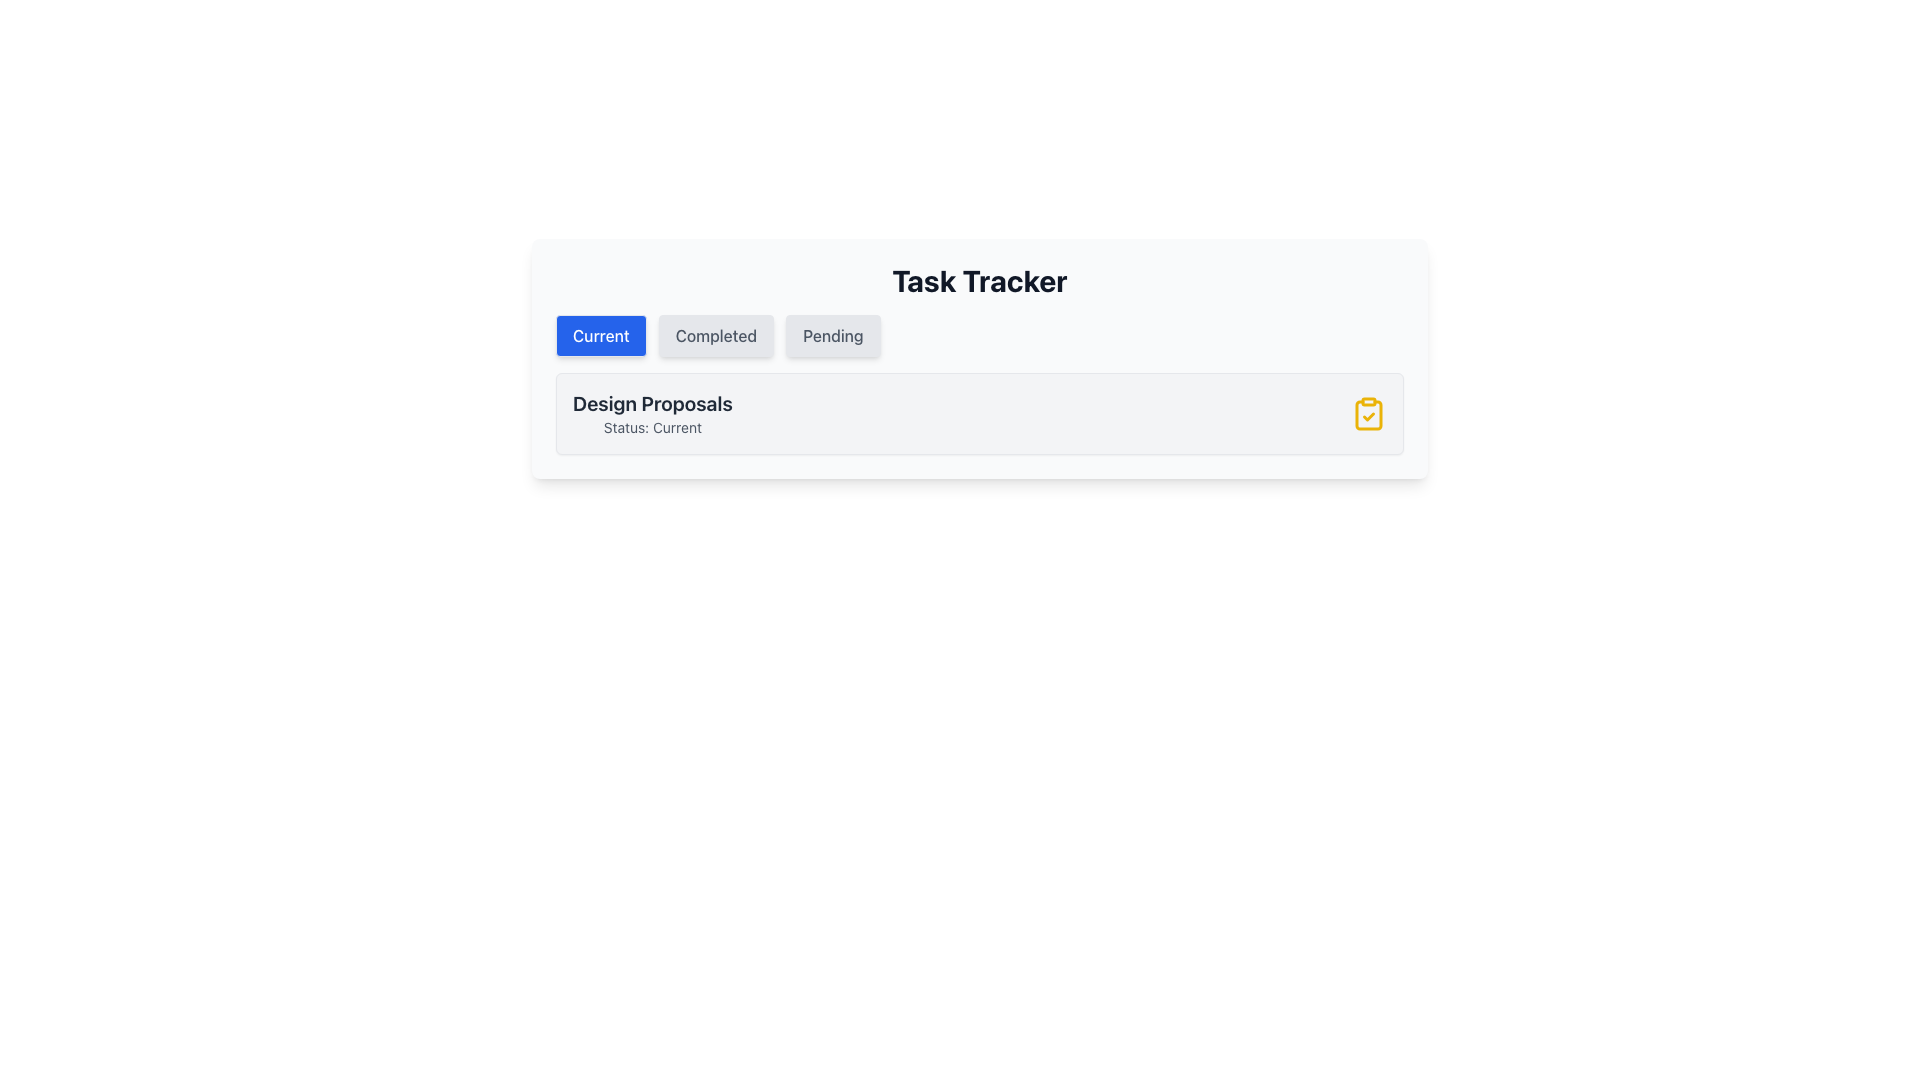 The height and width of the screenshot is (1080, 1920). I want to click on the icon located at the far right of the 'Design Proposals' section, so click(1367, 412).